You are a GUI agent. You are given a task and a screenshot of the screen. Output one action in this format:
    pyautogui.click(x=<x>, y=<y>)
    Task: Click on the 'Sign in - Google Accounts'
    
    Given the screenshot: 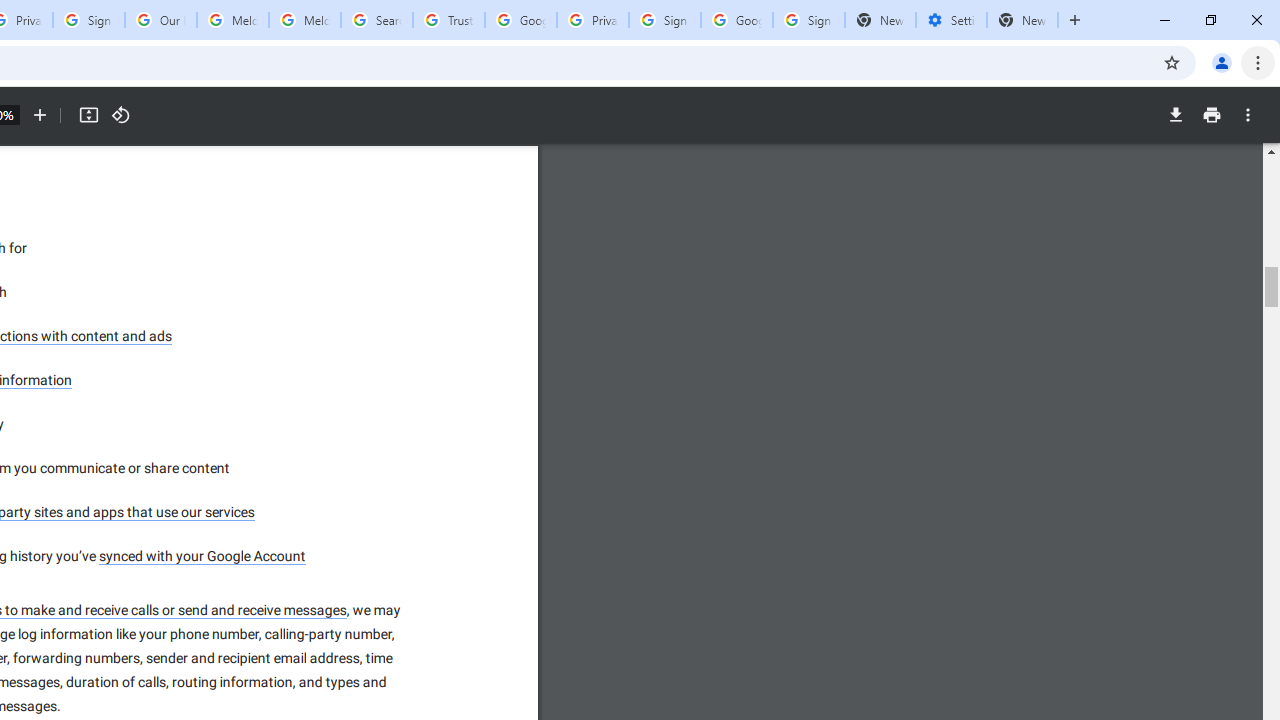 What is the action you would take?
    pyautogui.click(x=664, y=20)
    